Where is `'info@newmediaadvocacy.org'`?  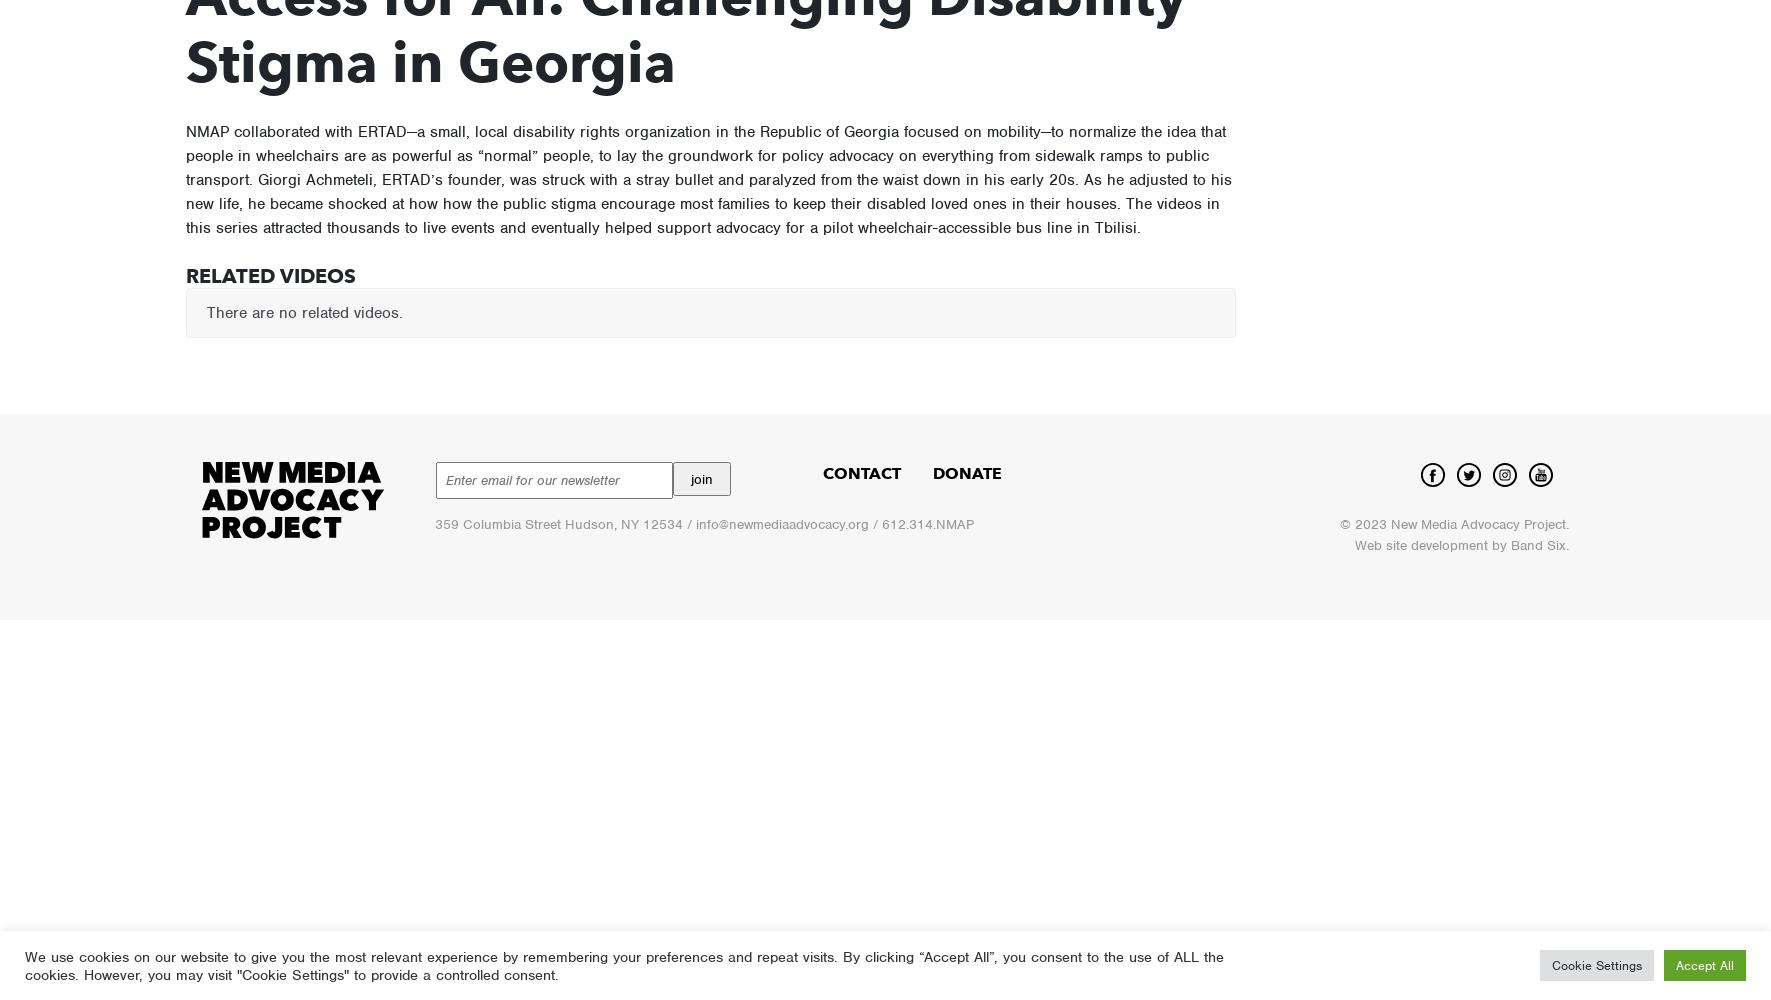
'info@newmediaadvocacy.org' is located at coordinates (694, 524).